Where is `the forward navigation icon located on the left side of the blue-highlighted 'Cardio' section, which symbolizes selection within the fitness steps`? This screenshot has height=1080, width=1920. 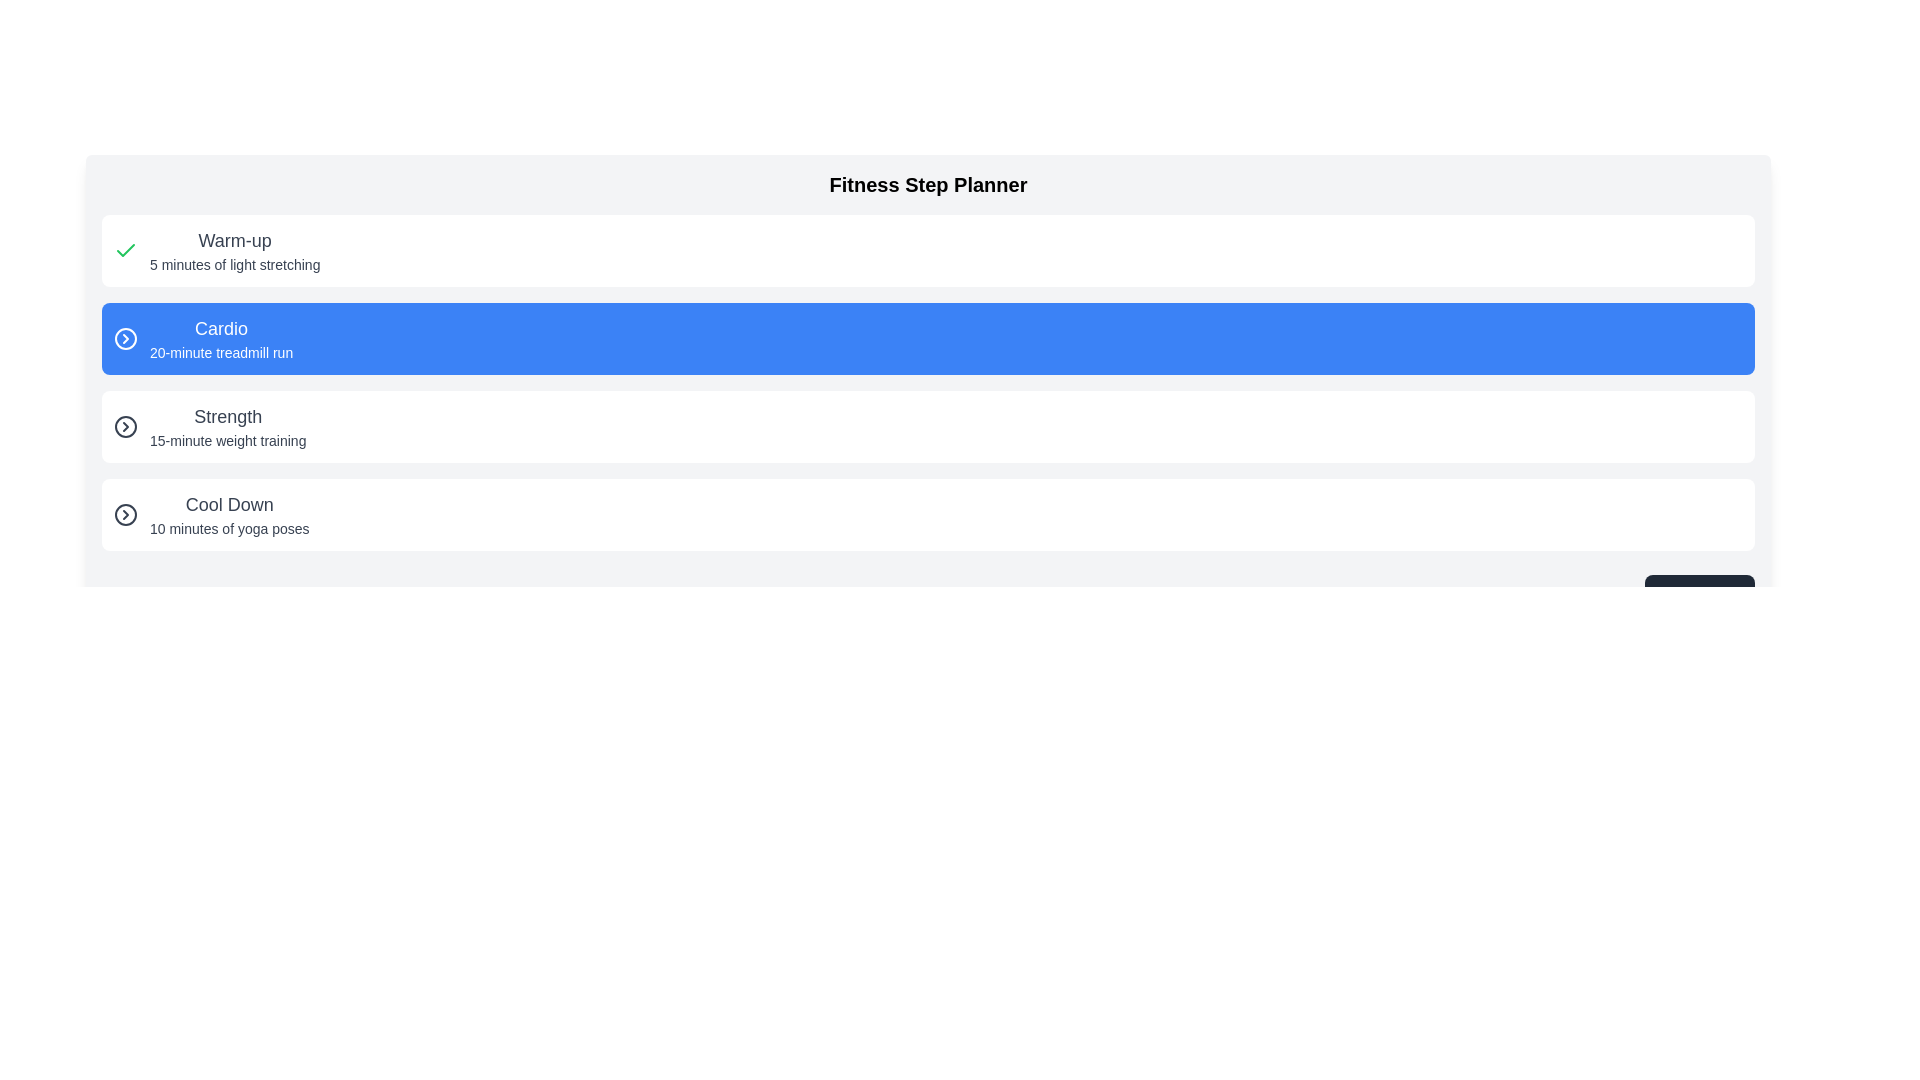
the forward navigation icon located on the left side of the blue-highlighted 'Cardio' section, which symbolizes selection within the fitness steps is located at coordinates (124, 338).